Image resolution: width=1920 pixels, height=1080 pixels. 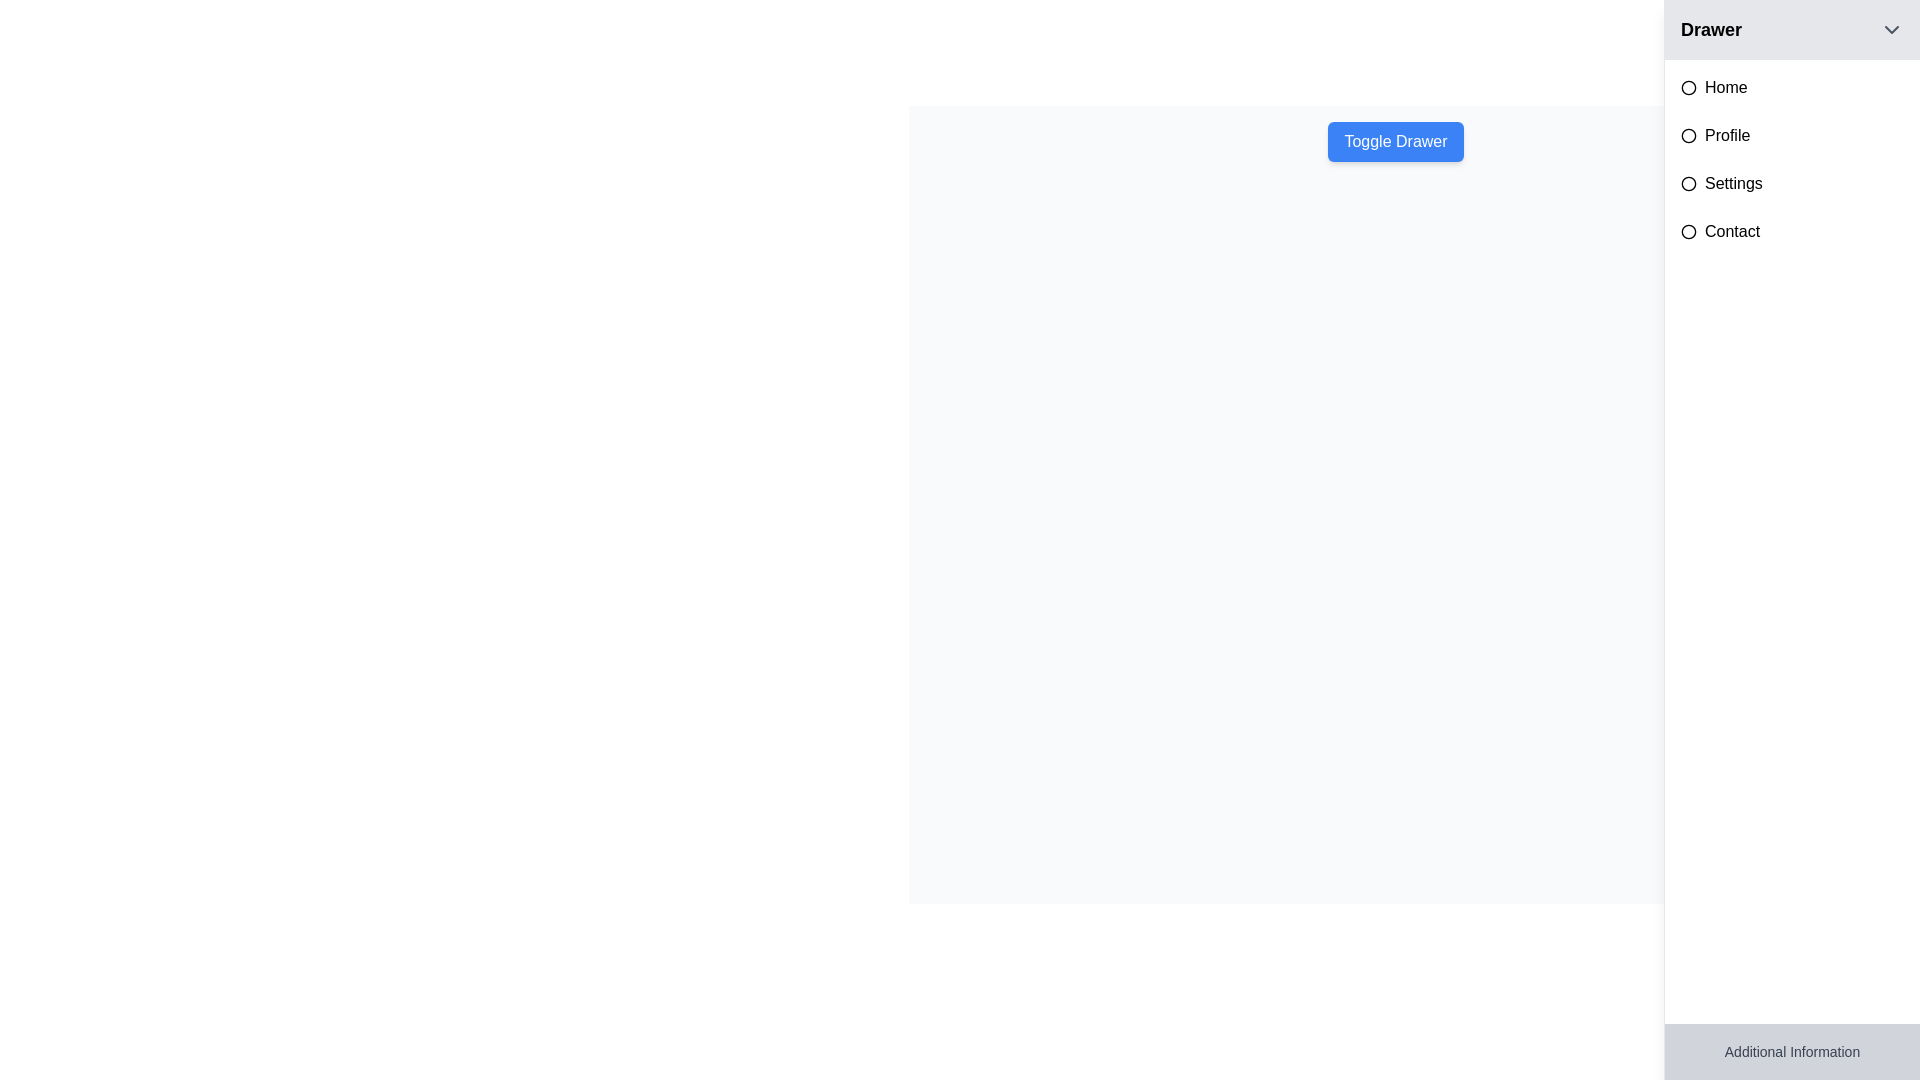 I want to click on the circular icon styled with a simple stroke design, located to the left of the 'Profile' text in the vertically-stacked menu inside the drawer, so click(x=1688, y=135).